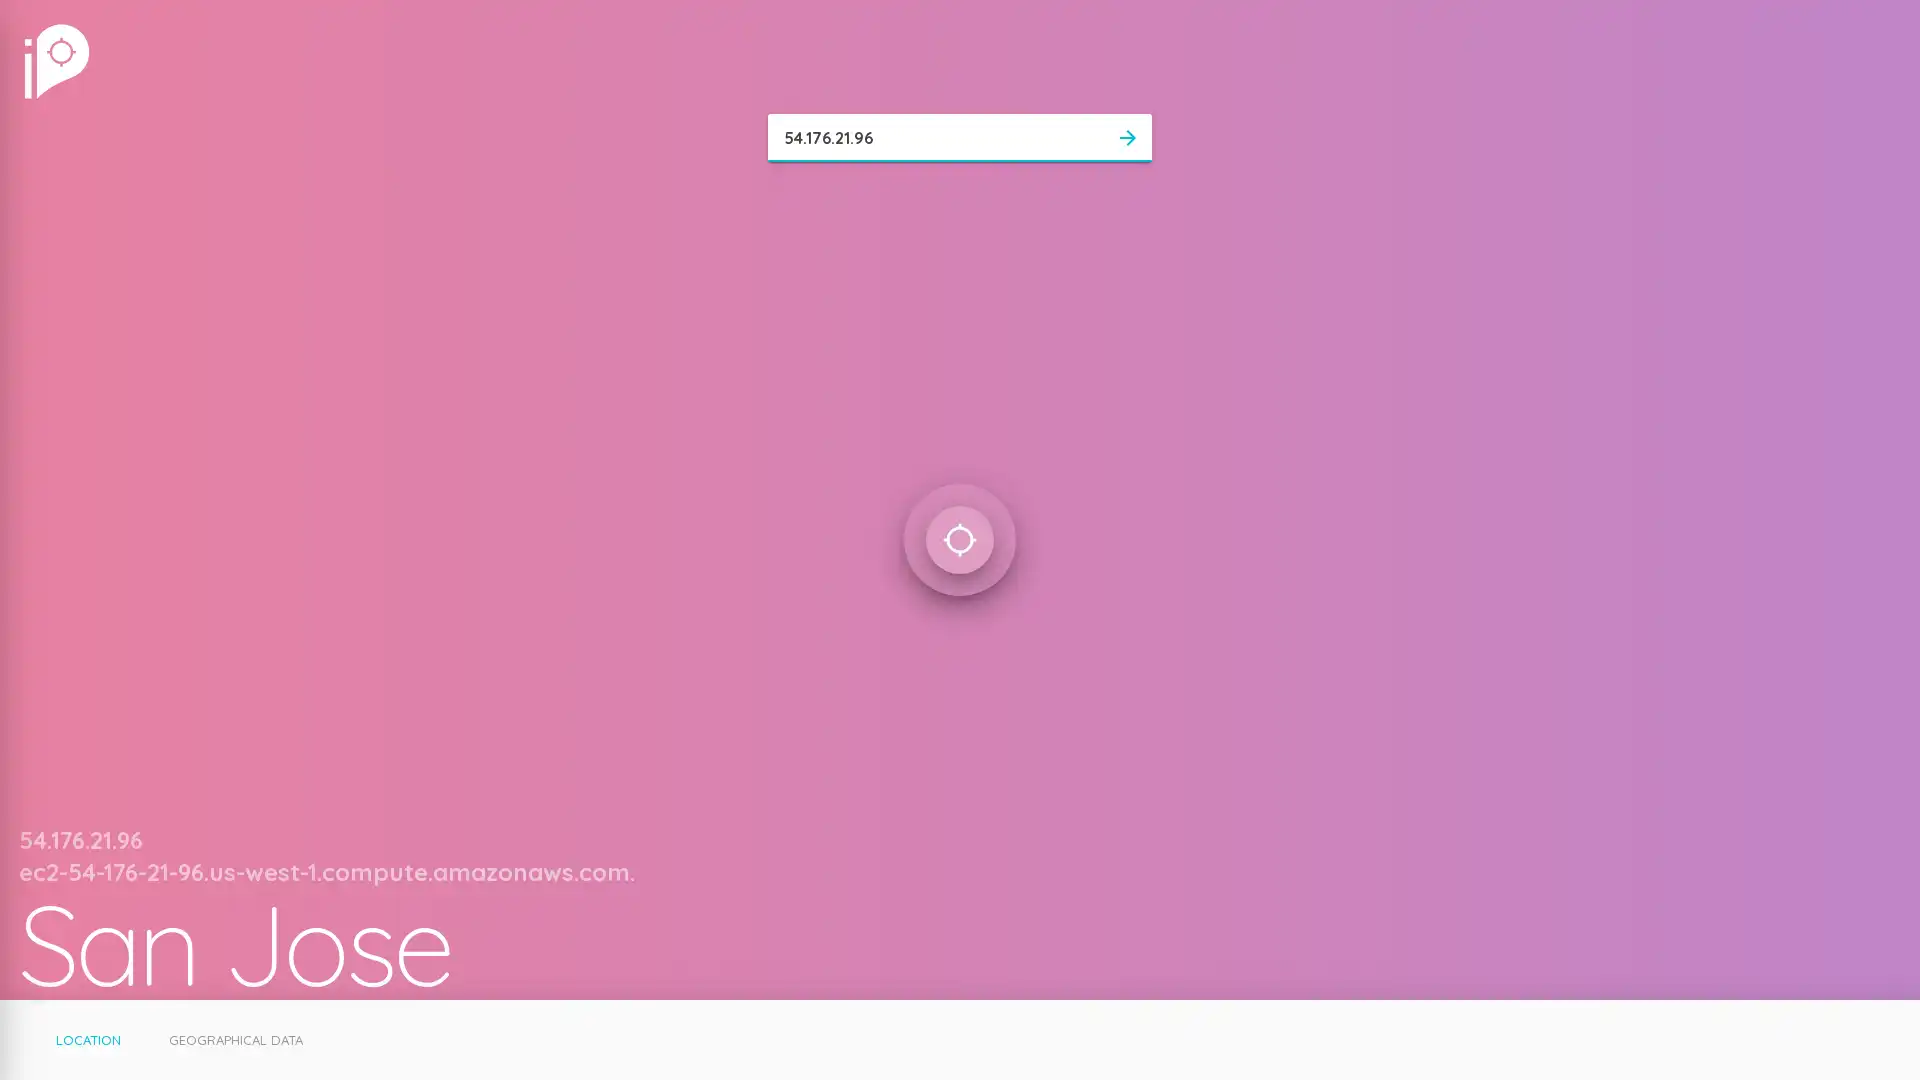 The height and width of the screenshot is (1080, 1920). What do you see at coordinates (1128, 137) in the screenshot?
I see `arrow_forward` at bounding box center [1128, 137].